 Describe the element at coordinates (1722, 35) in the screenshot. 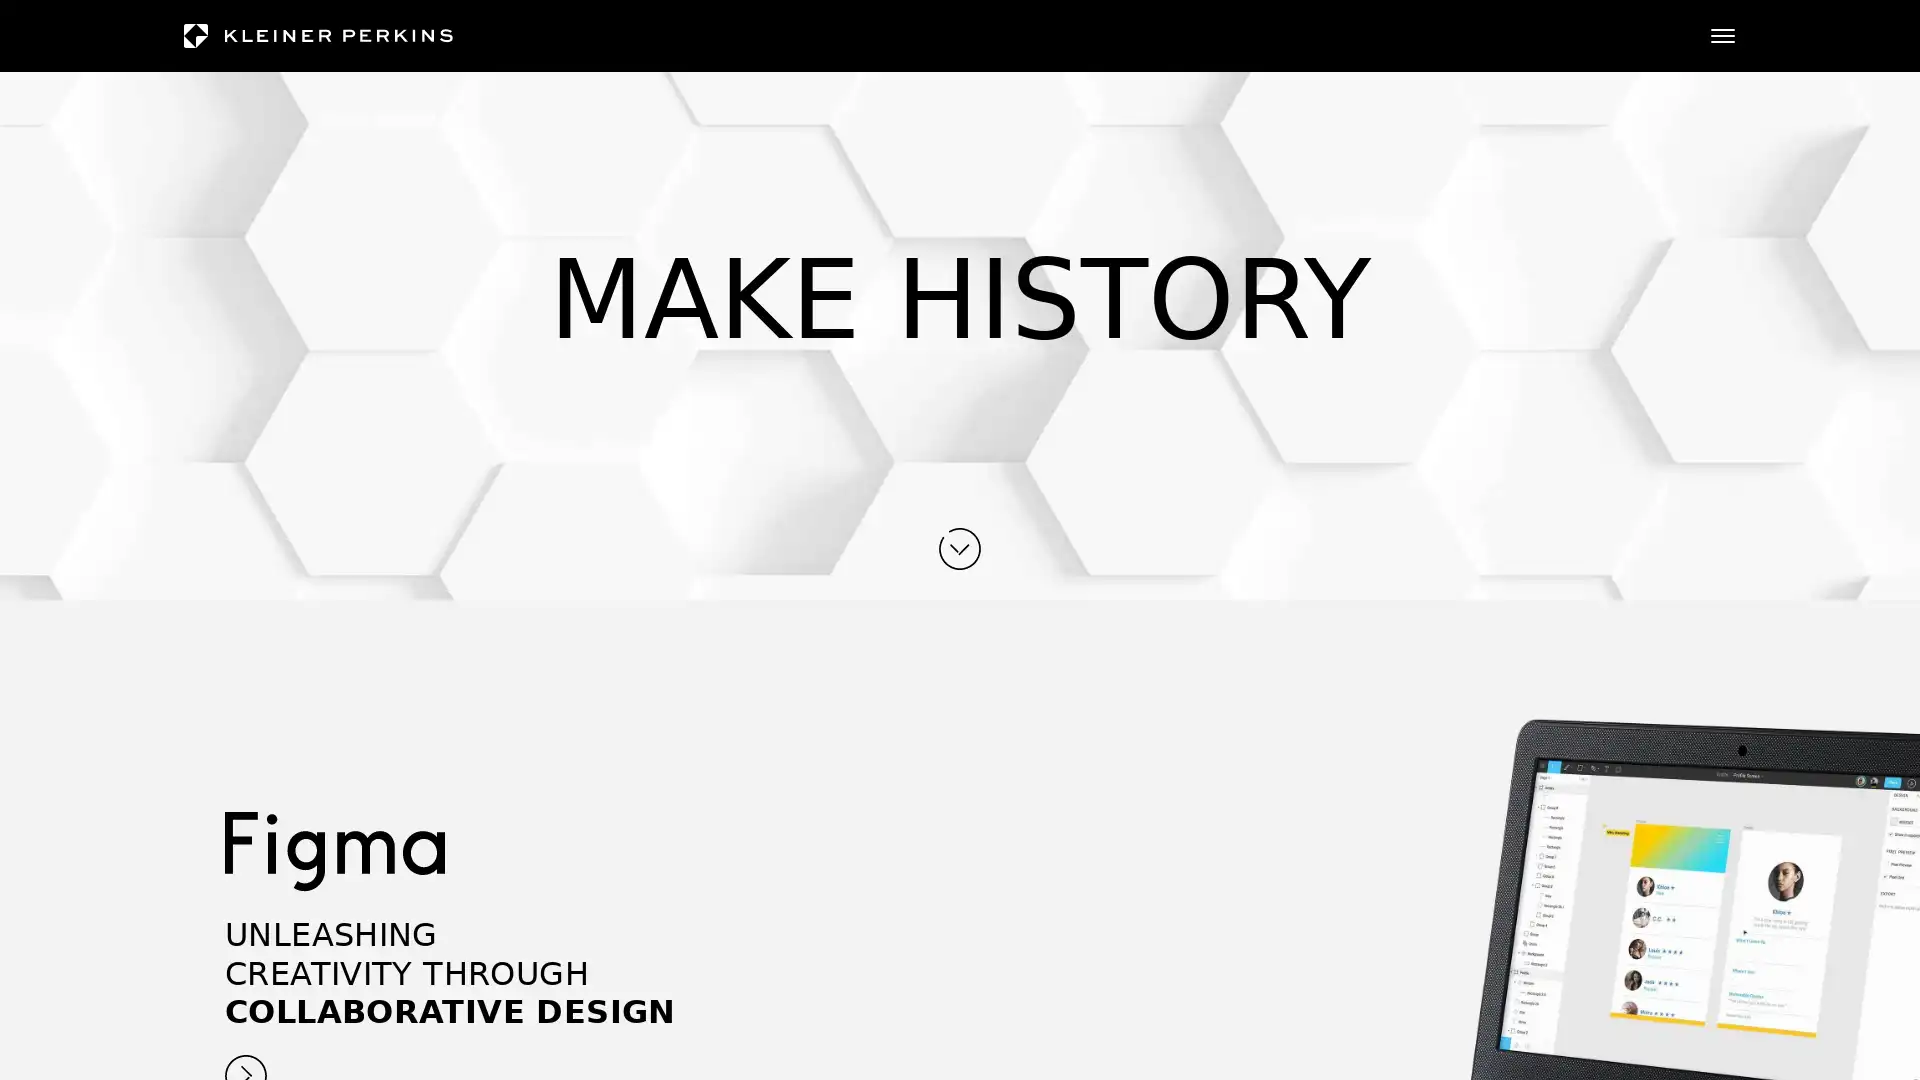

I see `Toggle navigation` at that location.